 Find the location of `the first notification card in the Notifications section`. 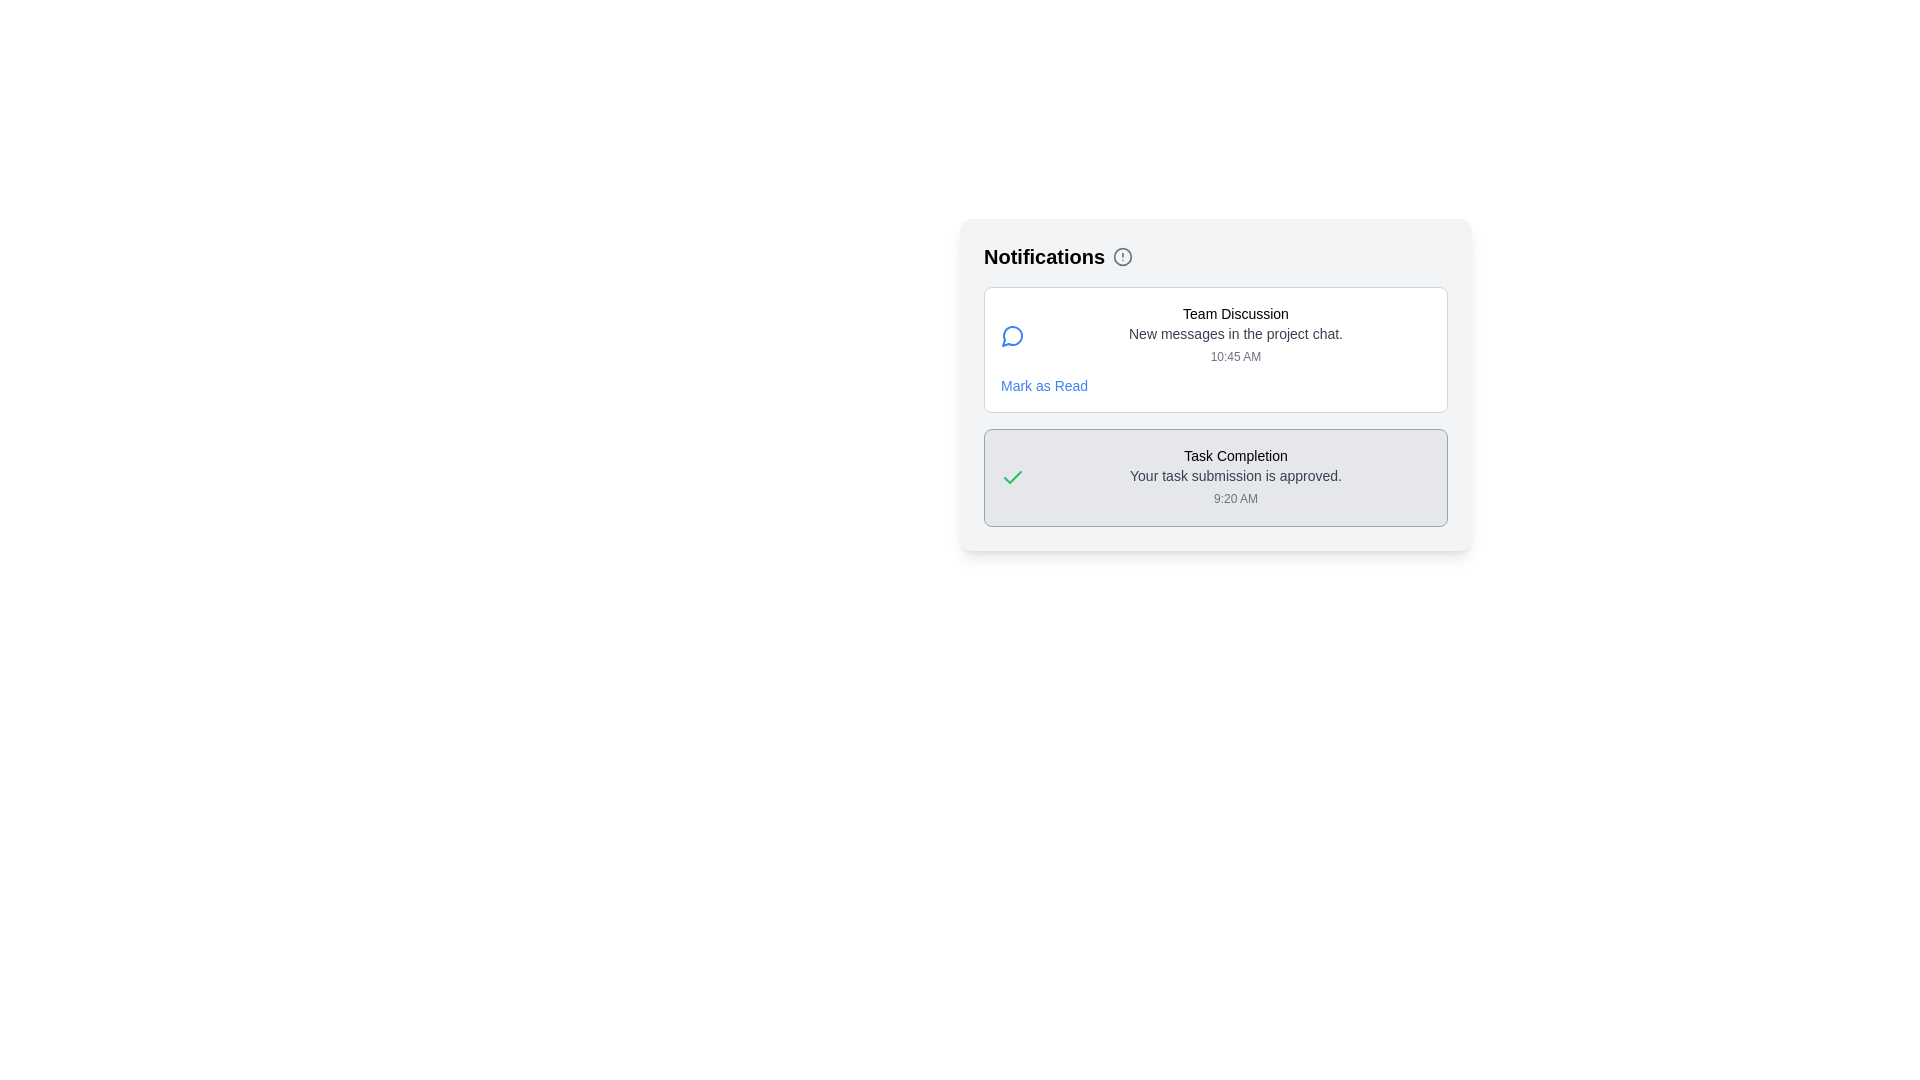

the first notification card in the Notifications section is located at coordinates (1214, 349).